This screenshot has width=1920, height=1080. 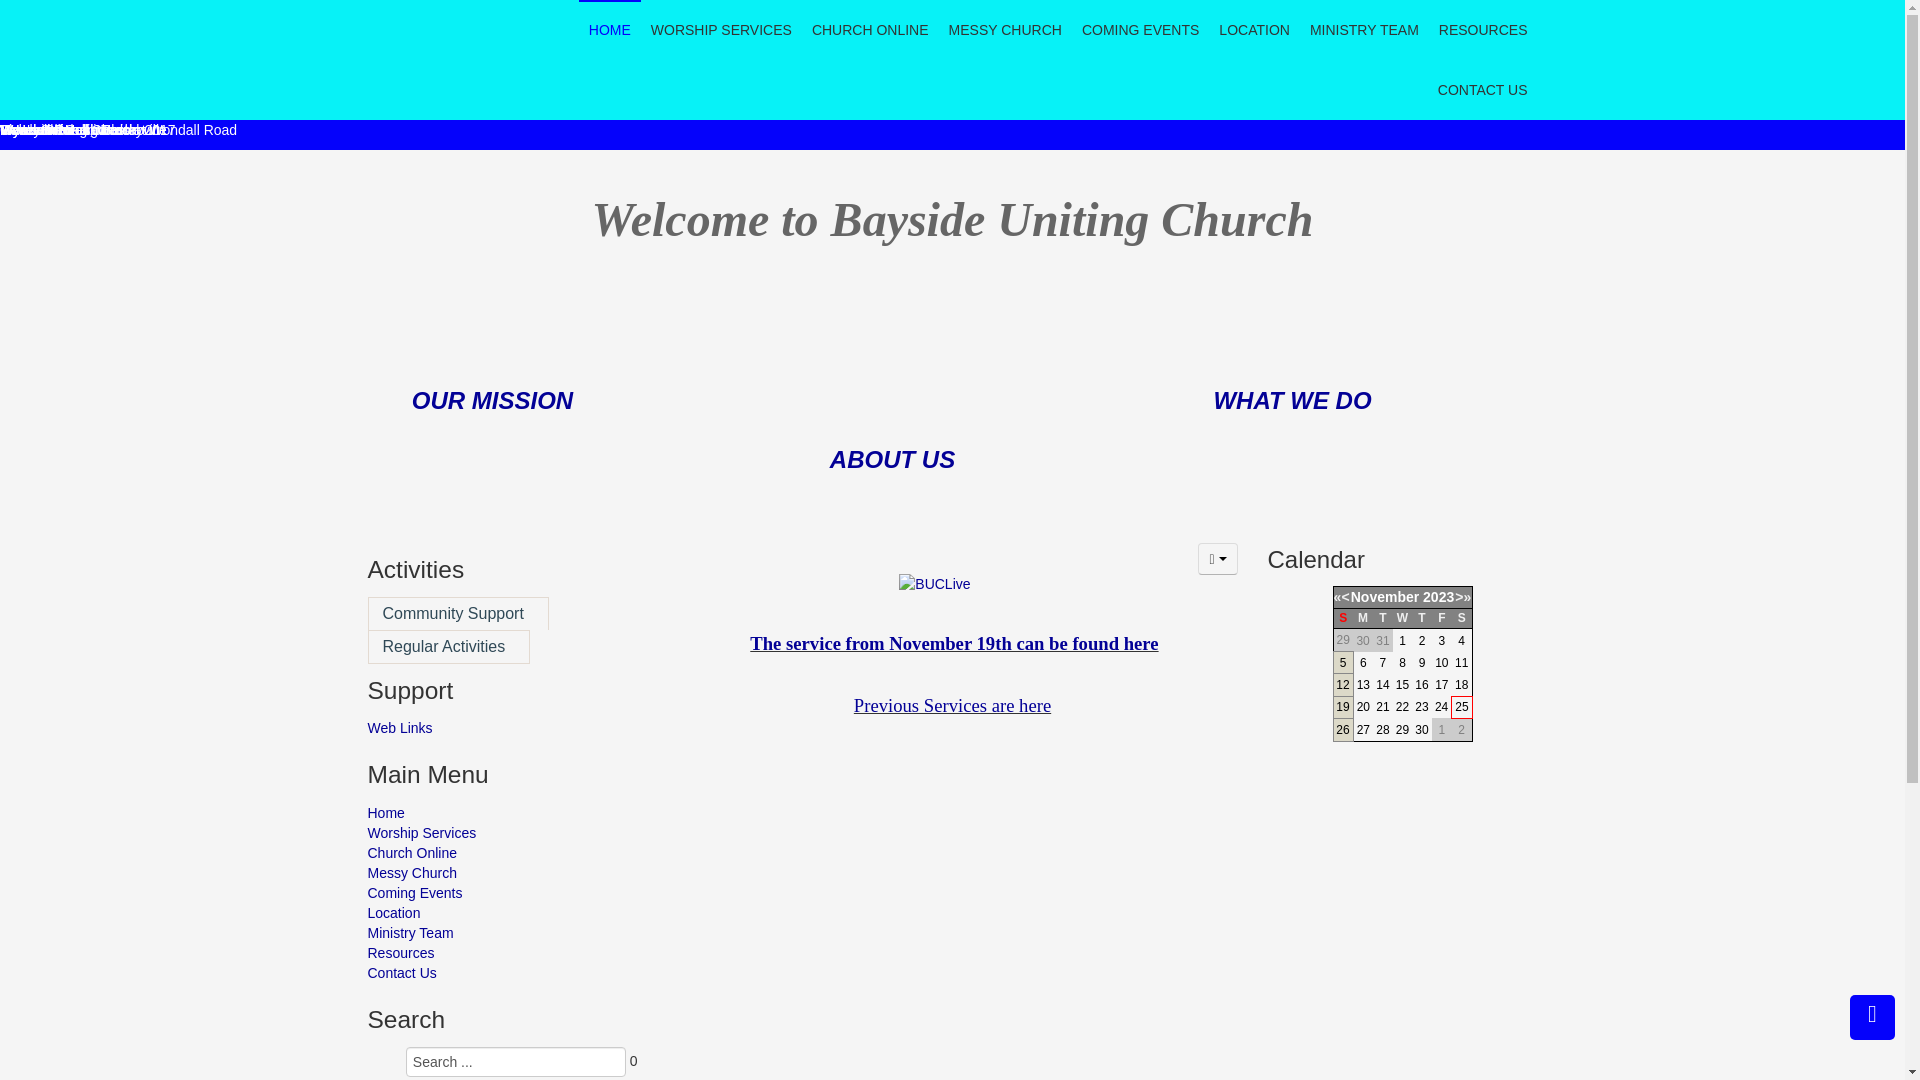 I want to click on '24', so click(x=1441, y=705).